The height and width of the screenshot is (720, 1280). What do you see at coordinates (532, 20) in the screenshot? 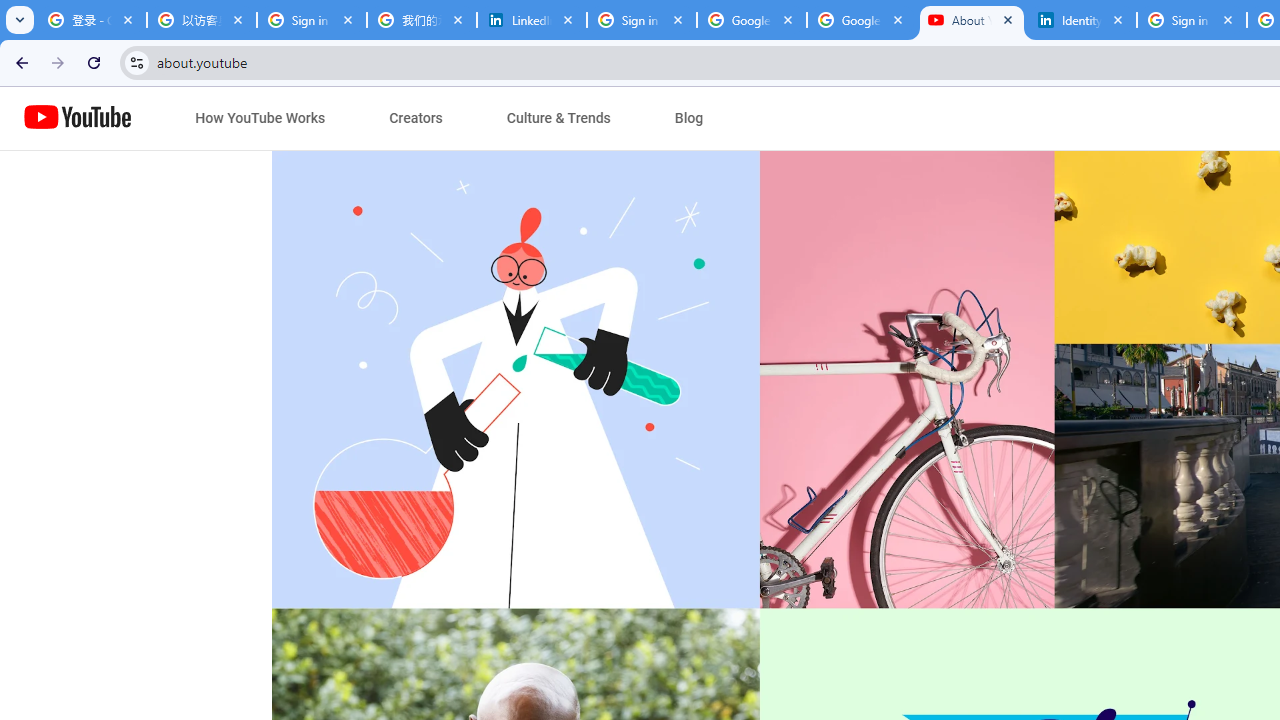
I see `'LinkedIn Privacy Policy'` at bounding box center [532, 20].